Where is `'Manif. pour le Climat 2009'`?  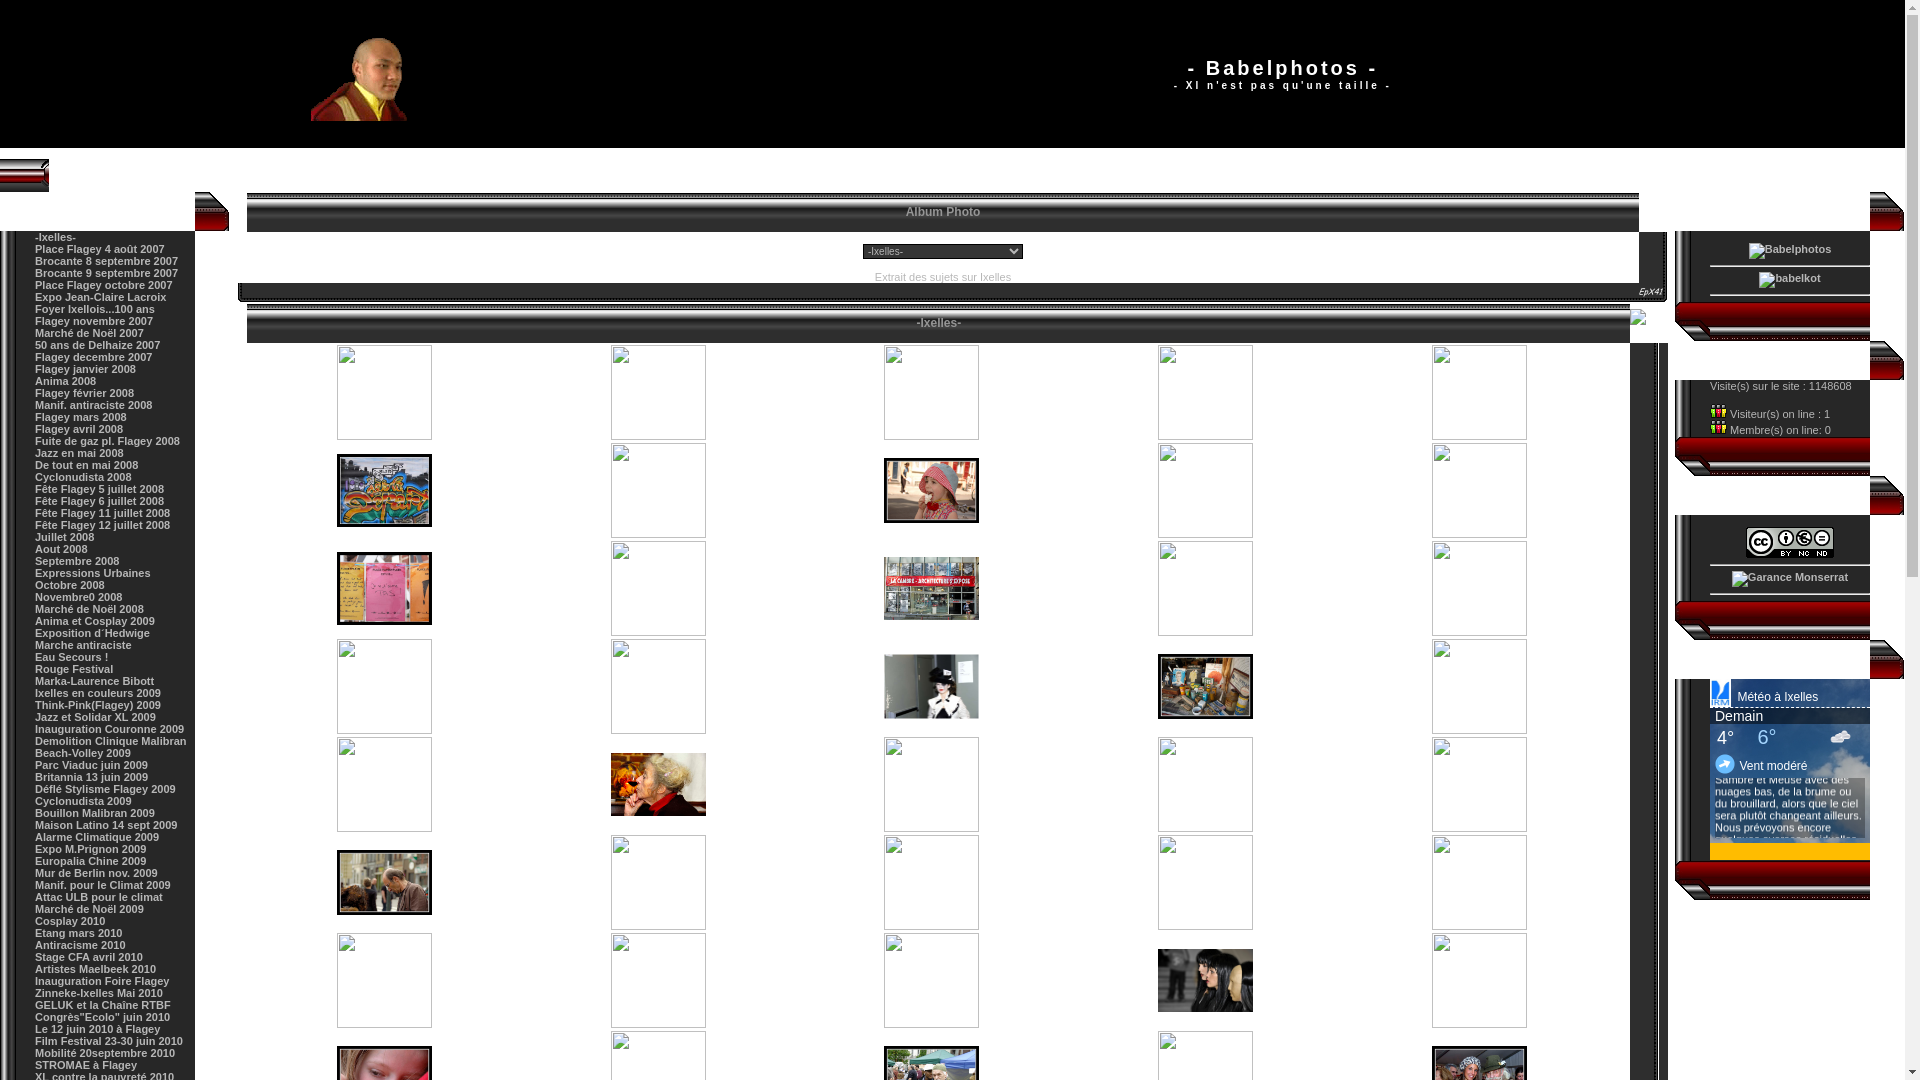
'Manif. pour le Climat 2009' is located at coordinates (101, 883).